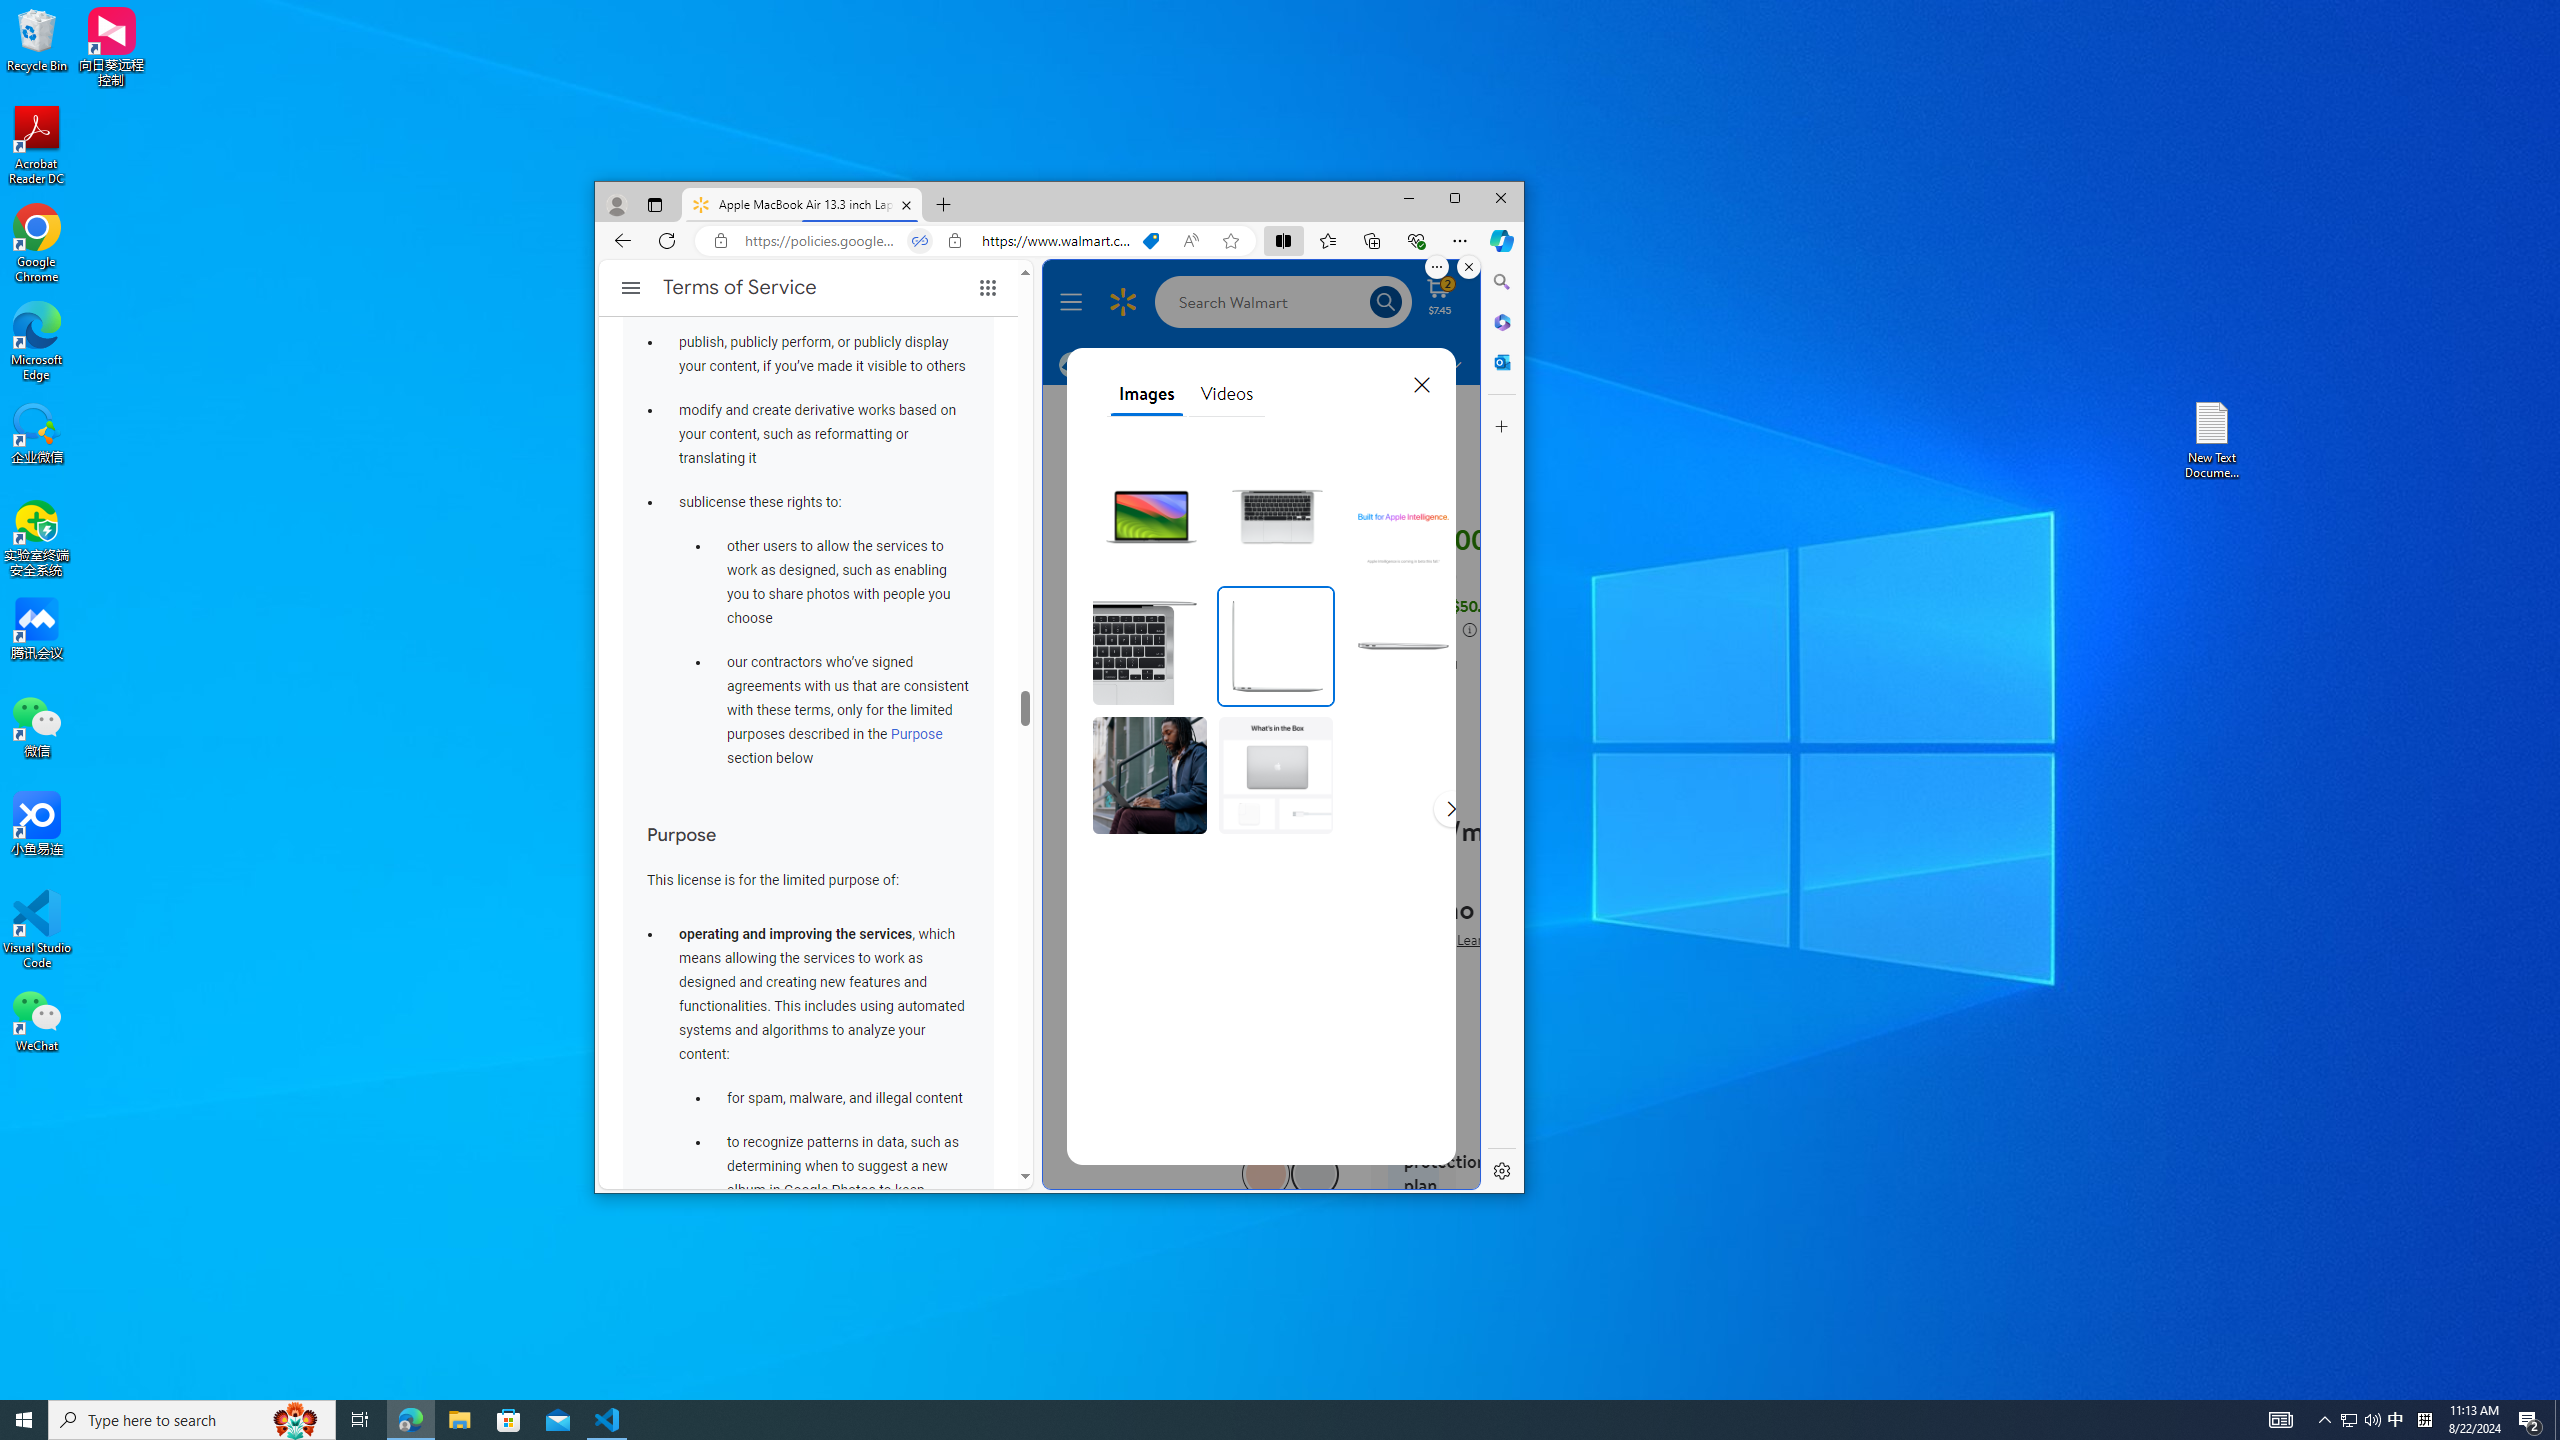  I want to click on 'This site has coupons! Shopping in Microsoft Edge, 7', so click(1149, 240).